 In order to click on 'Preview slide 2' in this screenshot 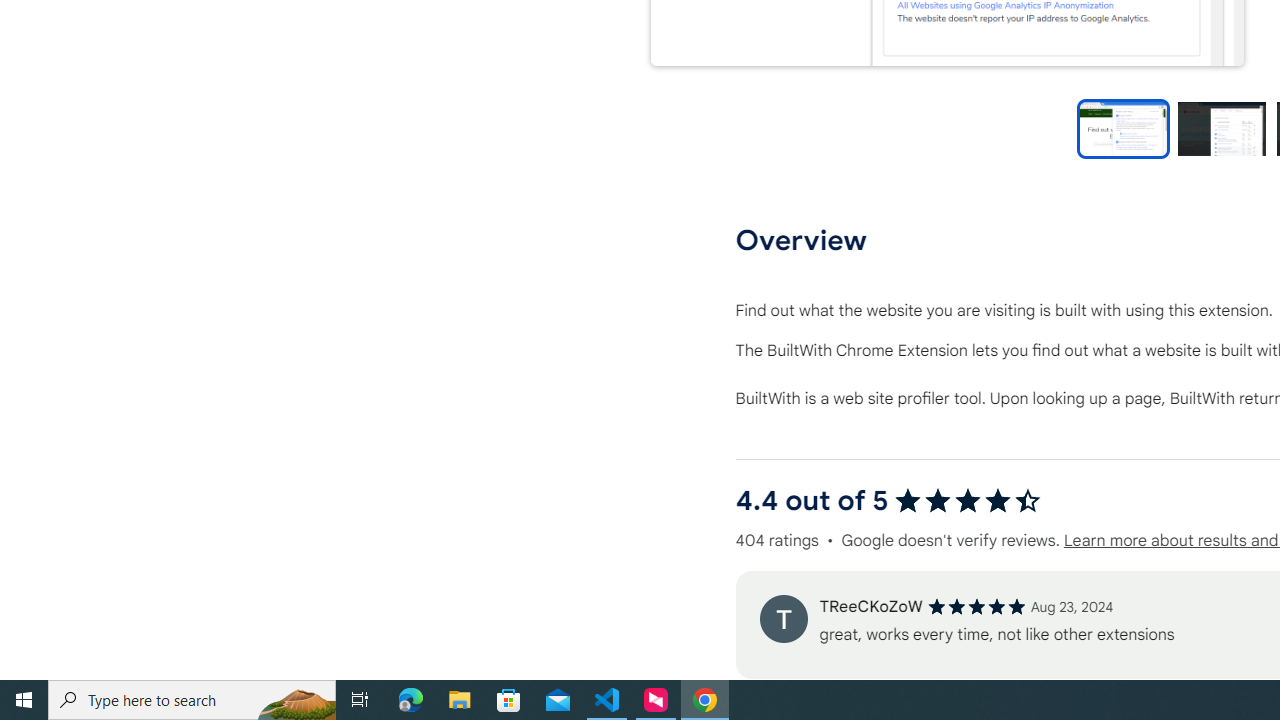, I will do `click(1220, 128)`.